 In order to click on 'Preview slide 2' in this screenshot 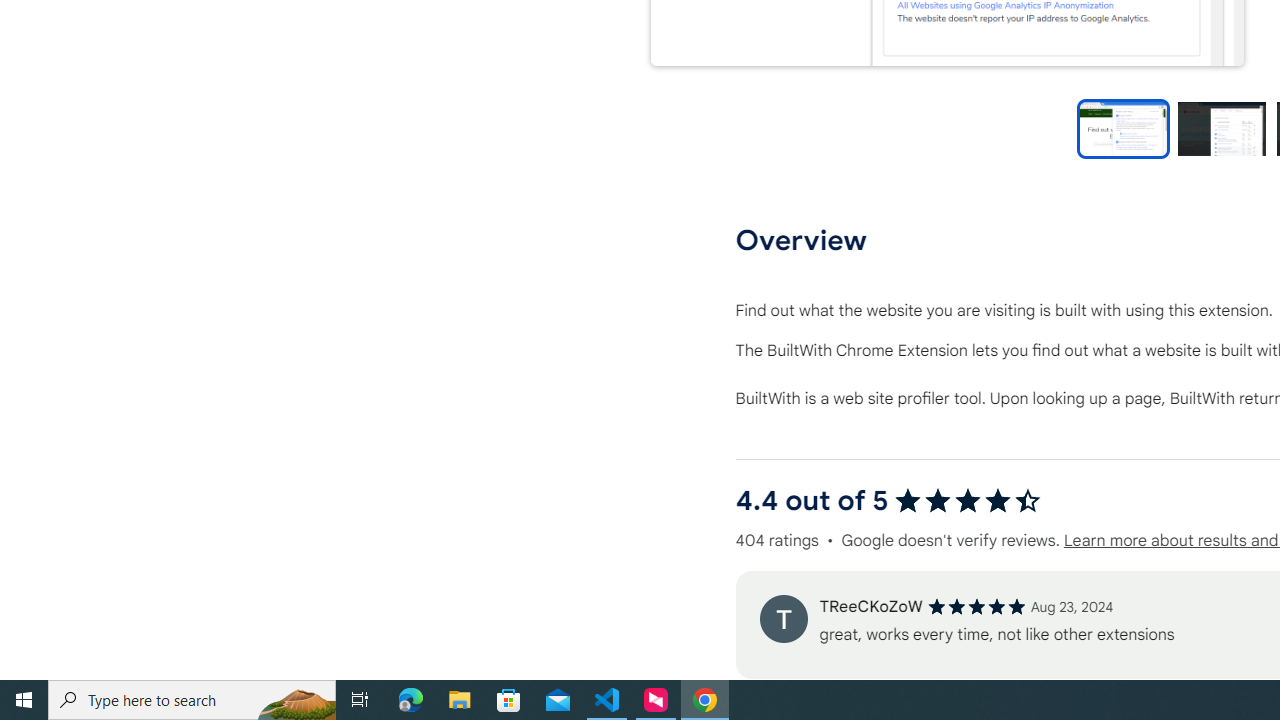, I will do `click(1220, 128)`.